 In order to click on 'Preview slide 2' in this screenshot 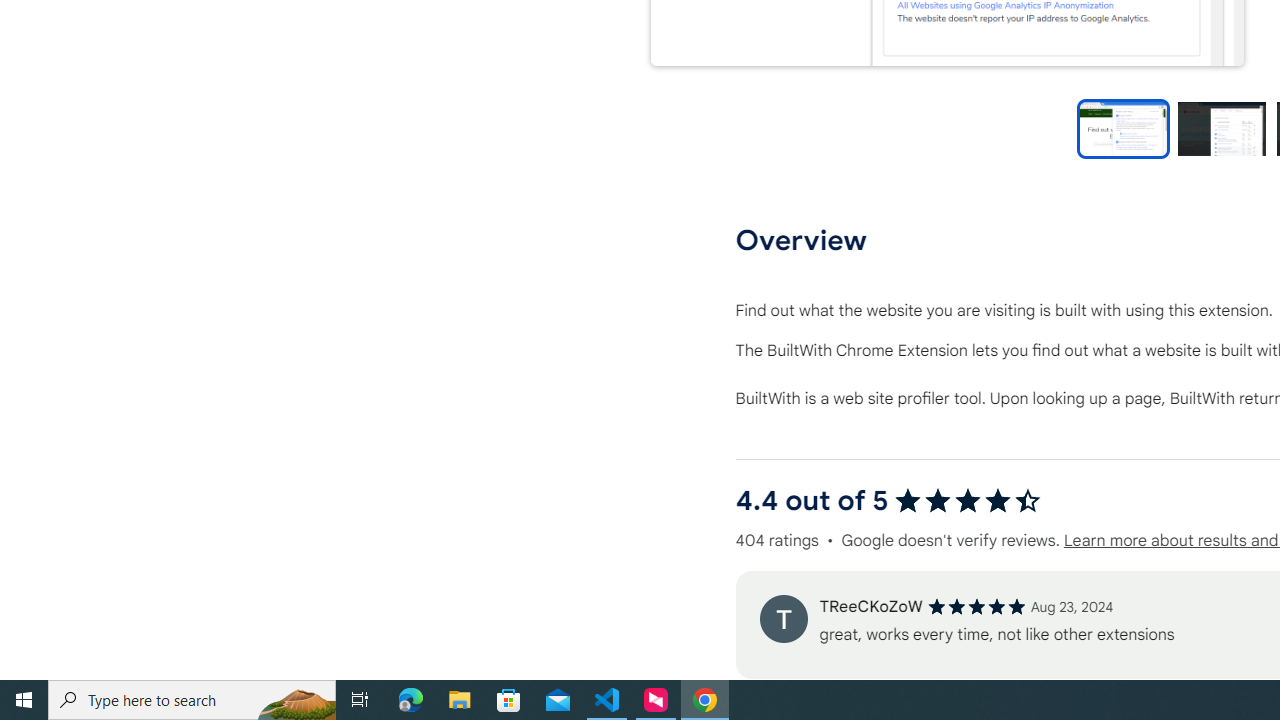, I will do `click(1220, 128)`.